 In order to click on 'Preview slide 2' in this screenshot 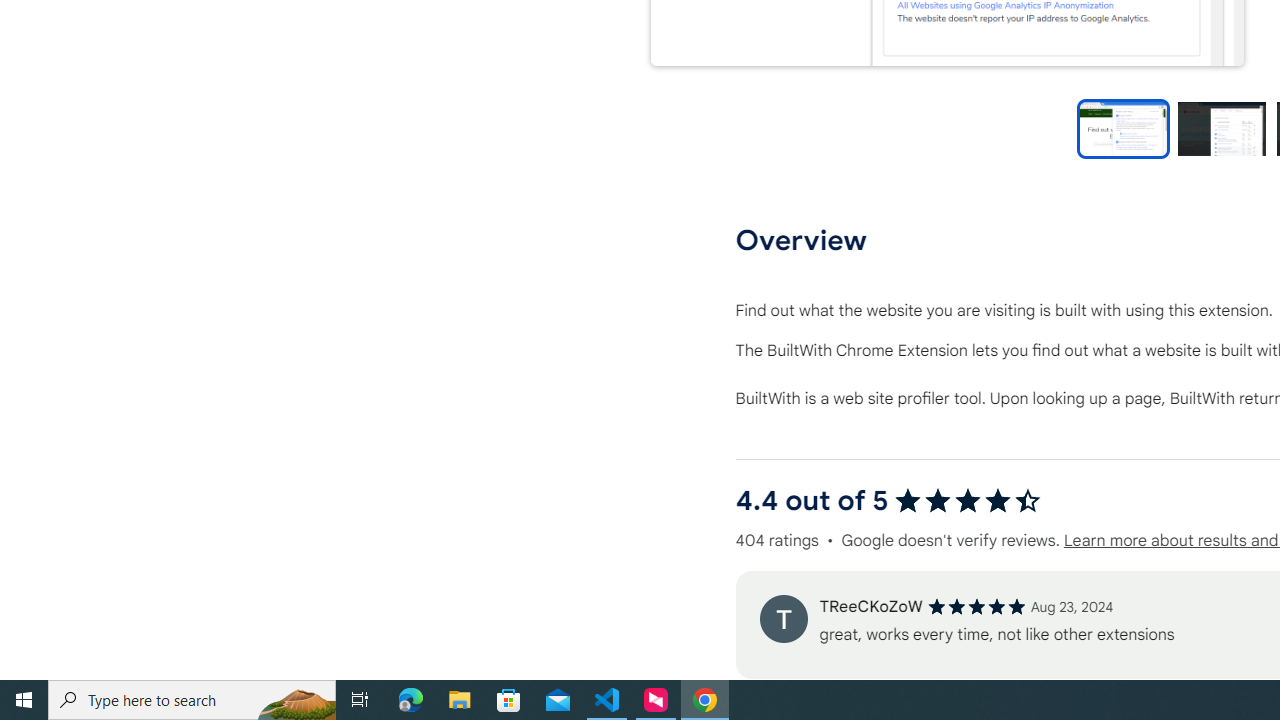, I will do `click(1220, 128)`.